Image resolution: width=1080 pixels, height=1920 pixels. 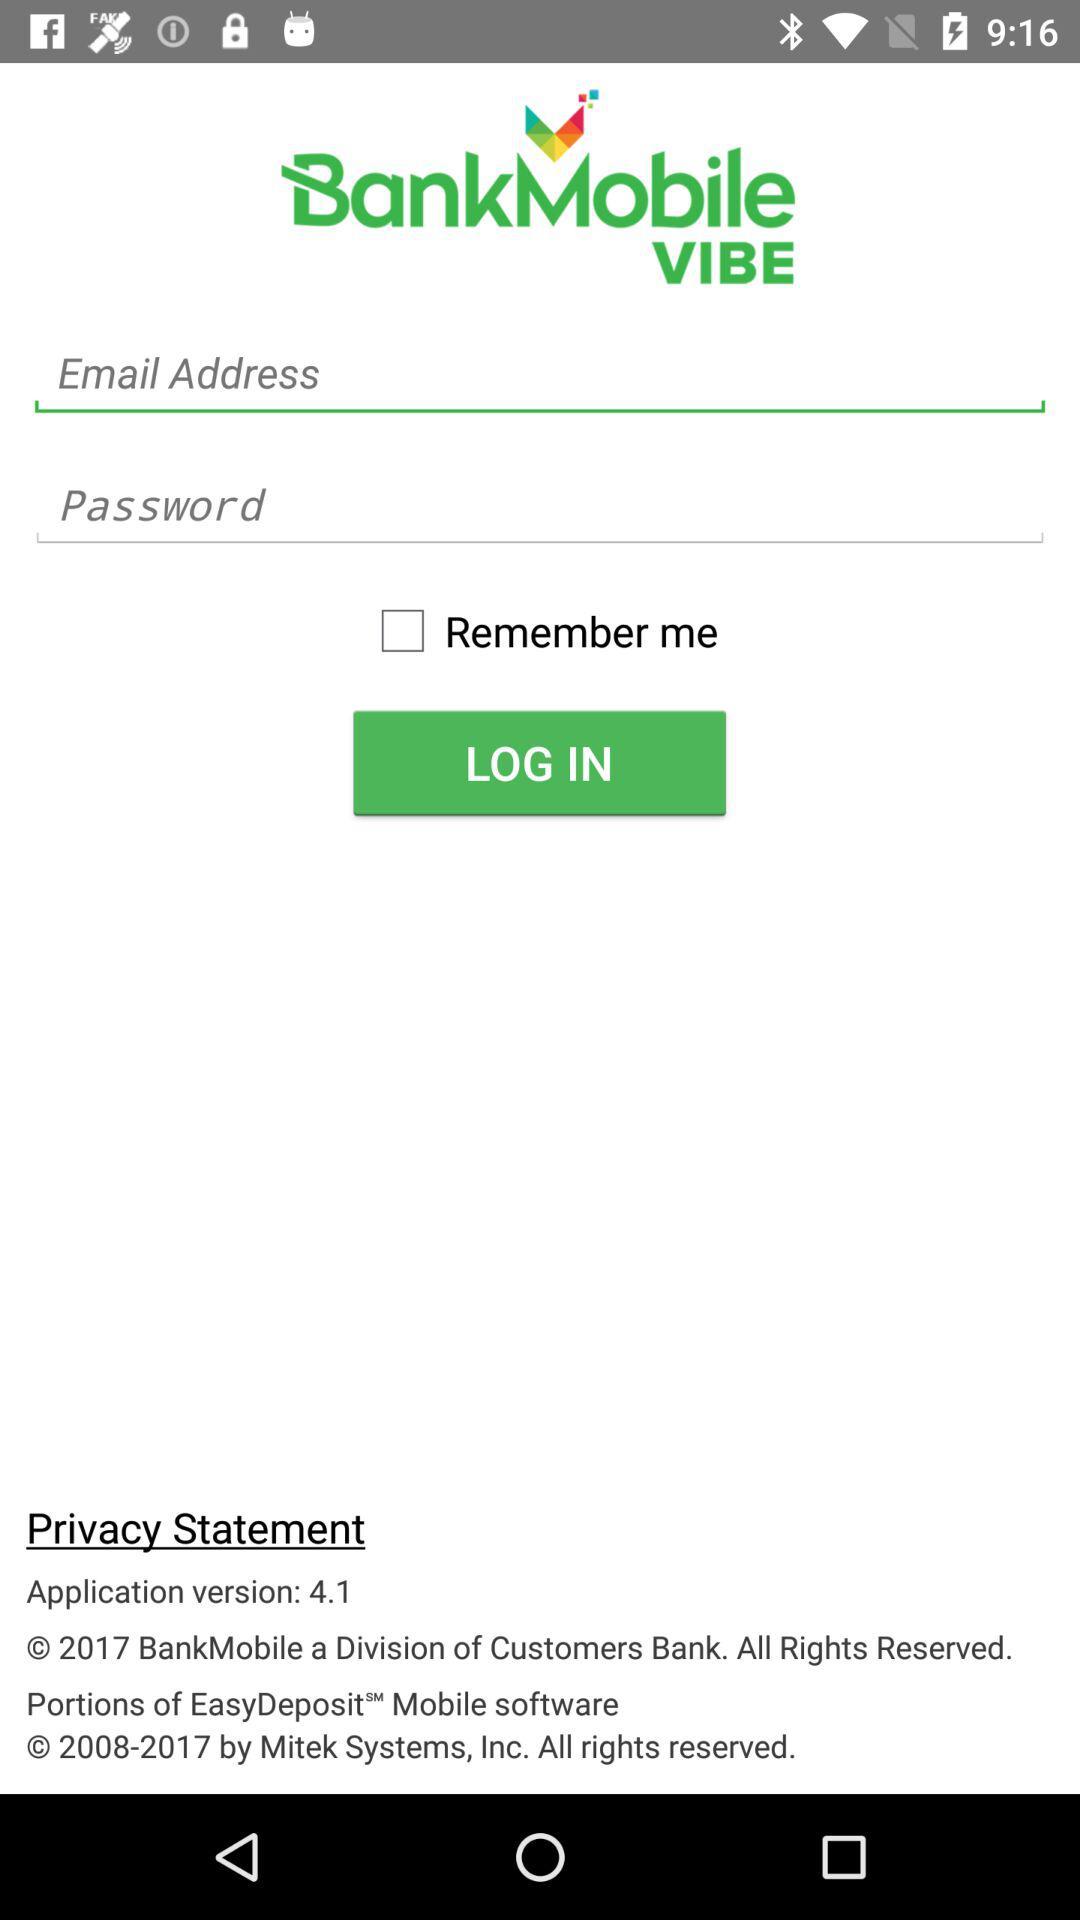 I want to click on input password, so click(x=540, y=505).